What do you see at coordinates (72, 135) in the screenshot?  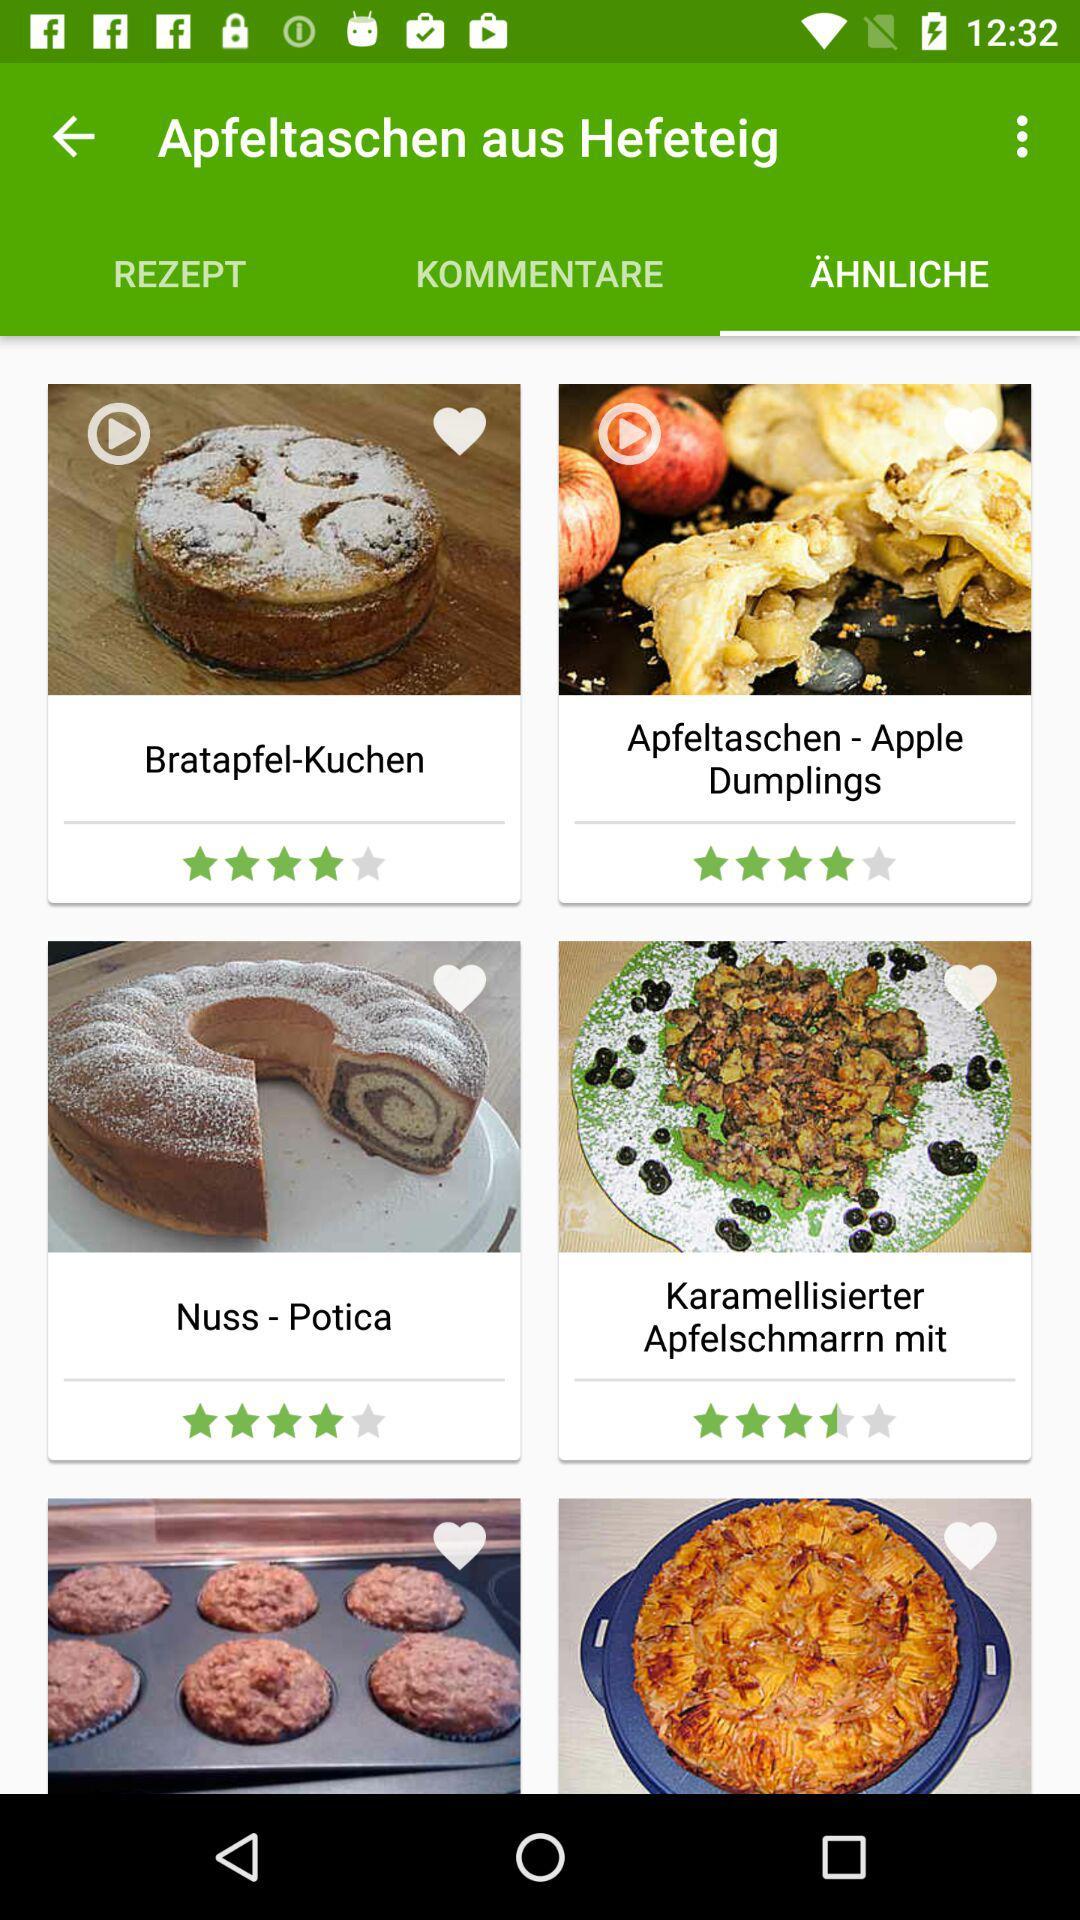 I see `the item next to the apfeltaschen aus hefeteig` at bounding box center [72, 135].